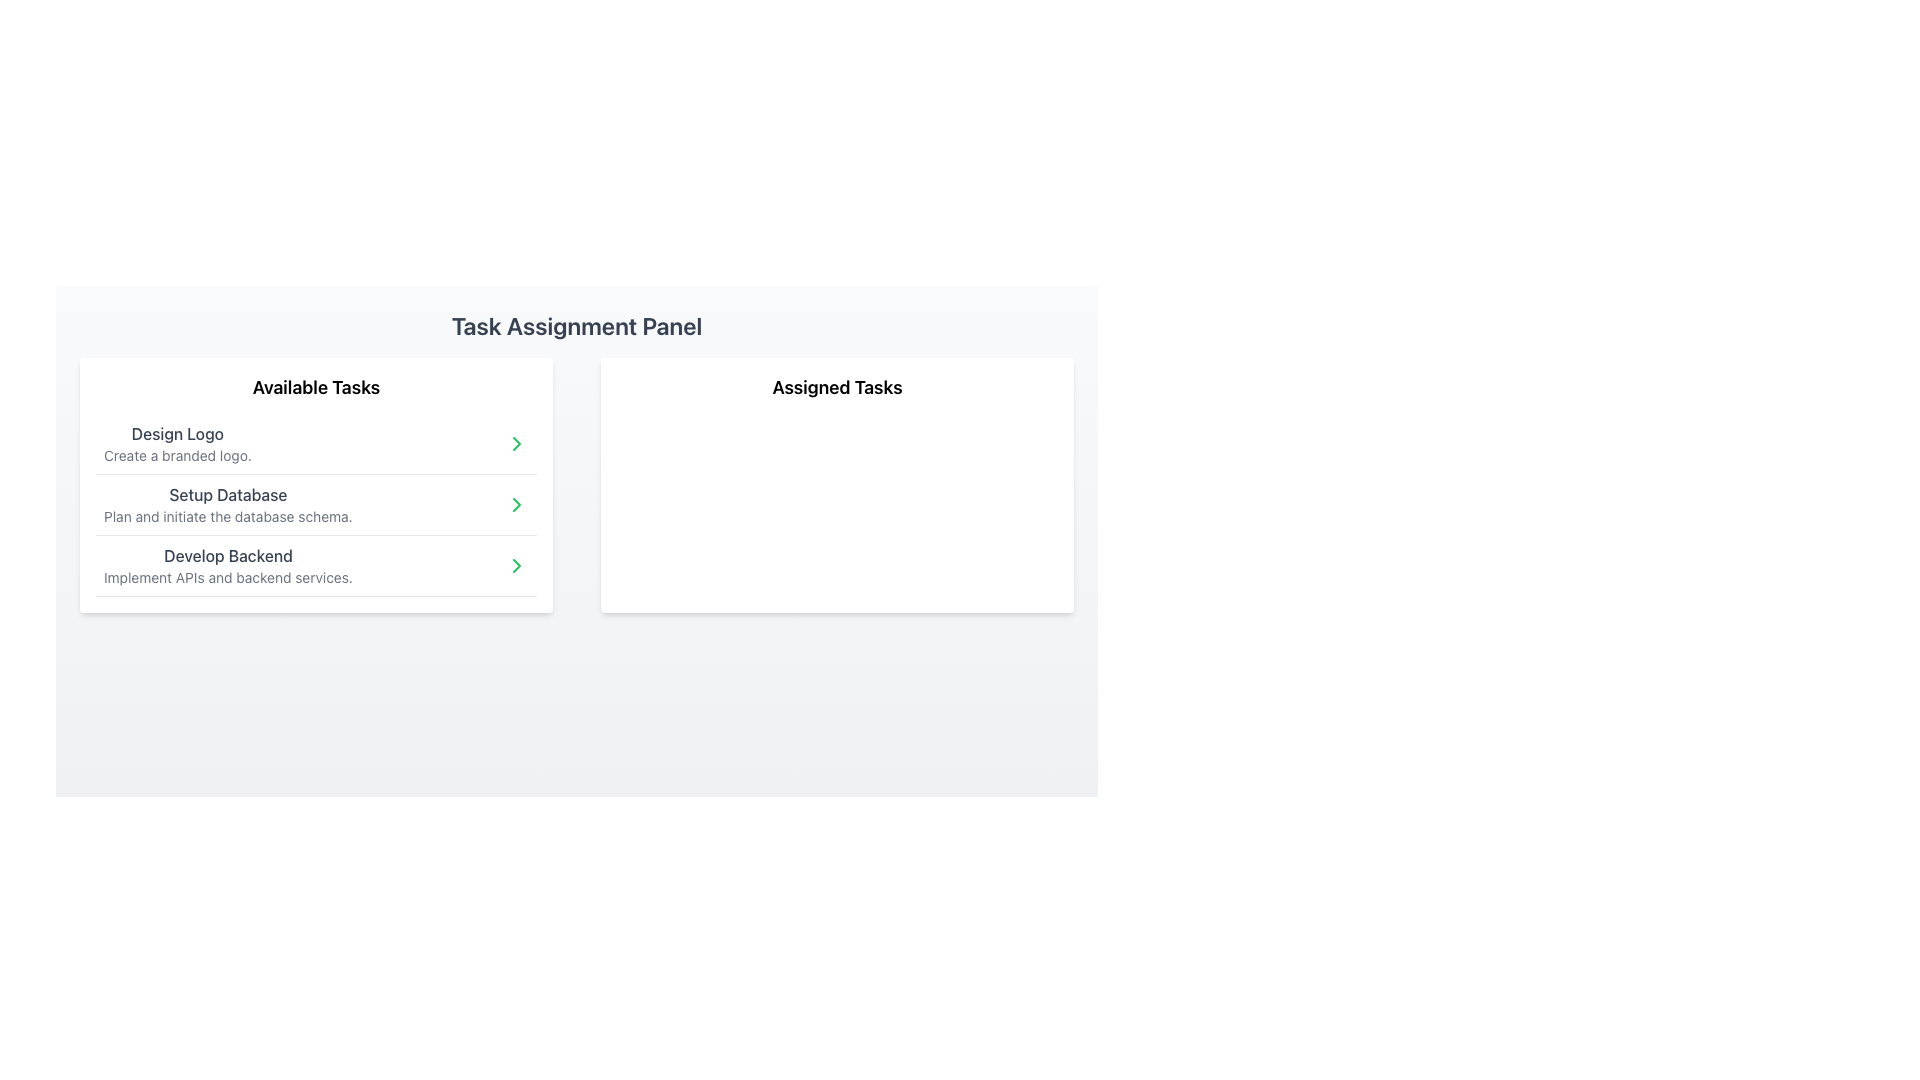 The height and width of the screenshot is (1080, 1920). What do you see at coordinates (315, 388) in the screenshot?
I see `the static text element that serves as a section title for the list of tasks available for assignment, located at the top center of the white card on the left side of the interface` at bounding box center [315, 388].